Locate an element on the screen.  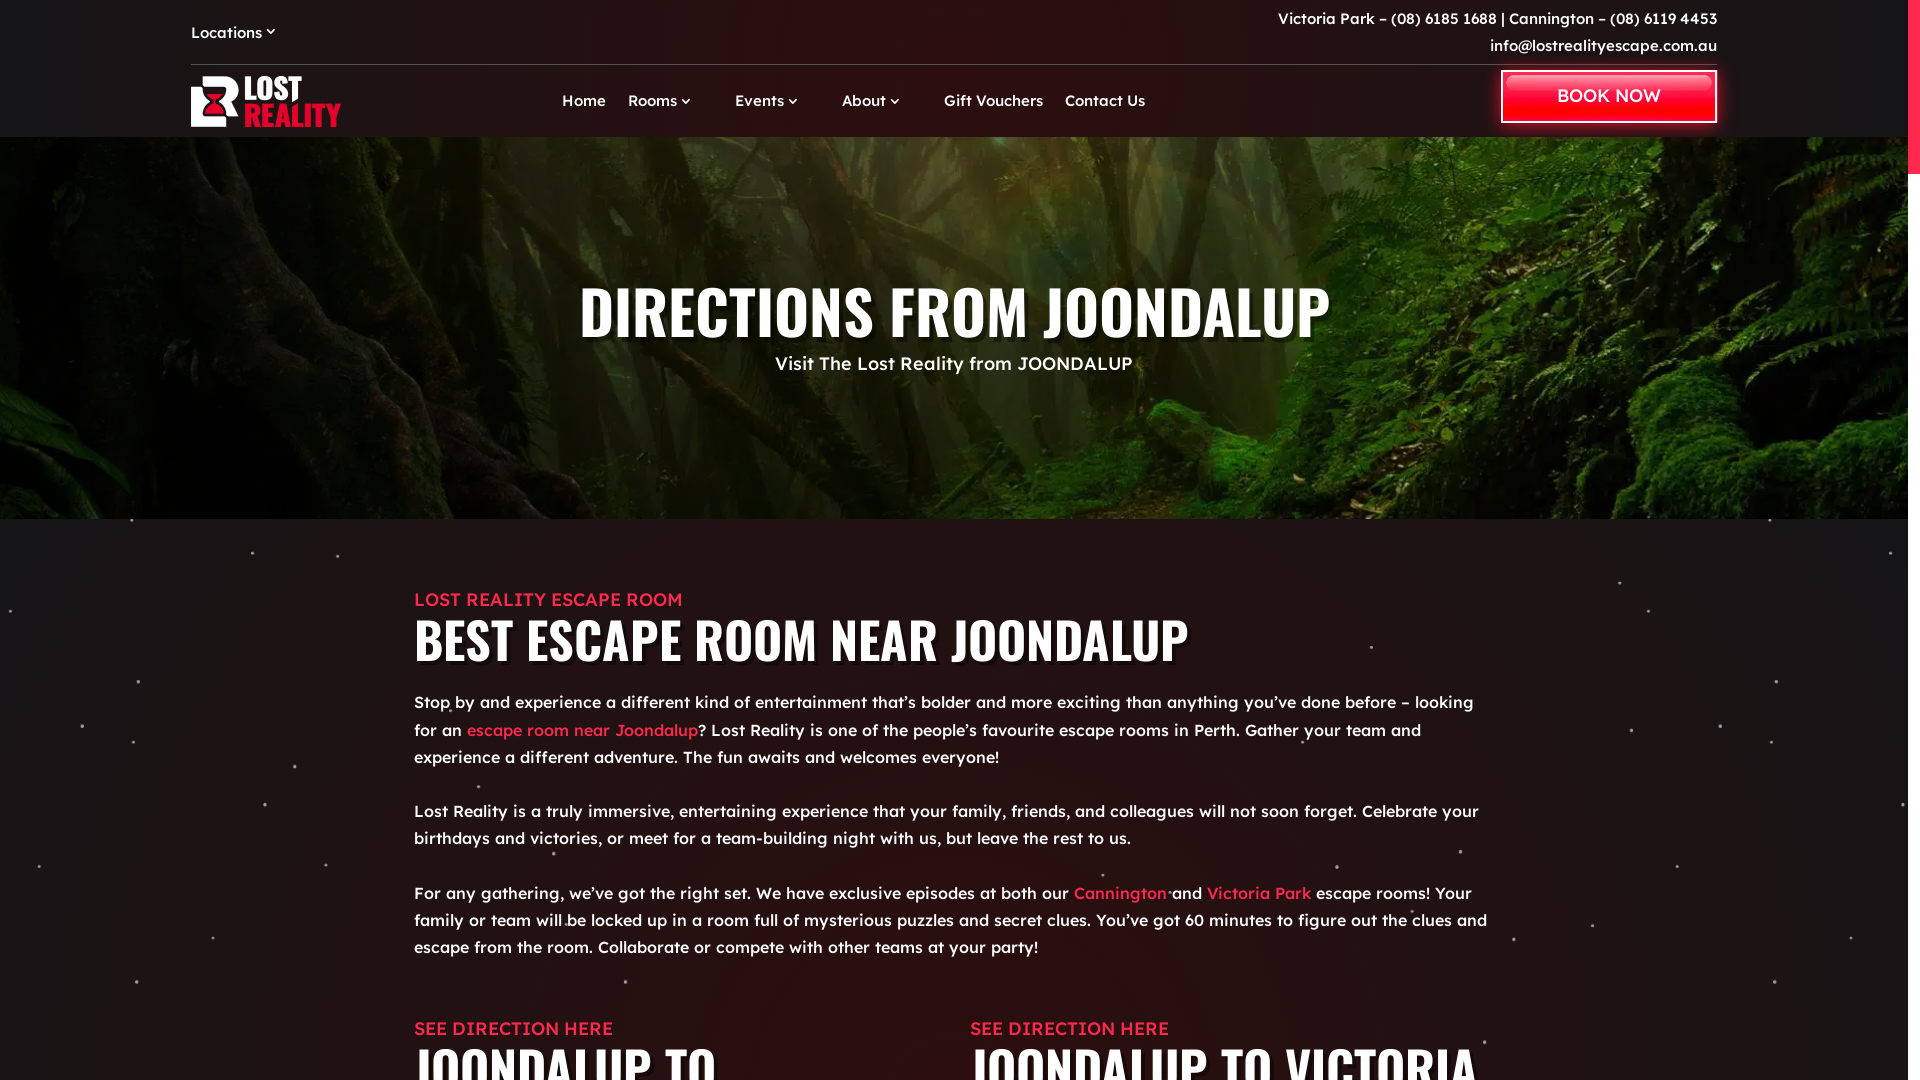
'Gift Vouchers' is located at coordinates (943, 100).